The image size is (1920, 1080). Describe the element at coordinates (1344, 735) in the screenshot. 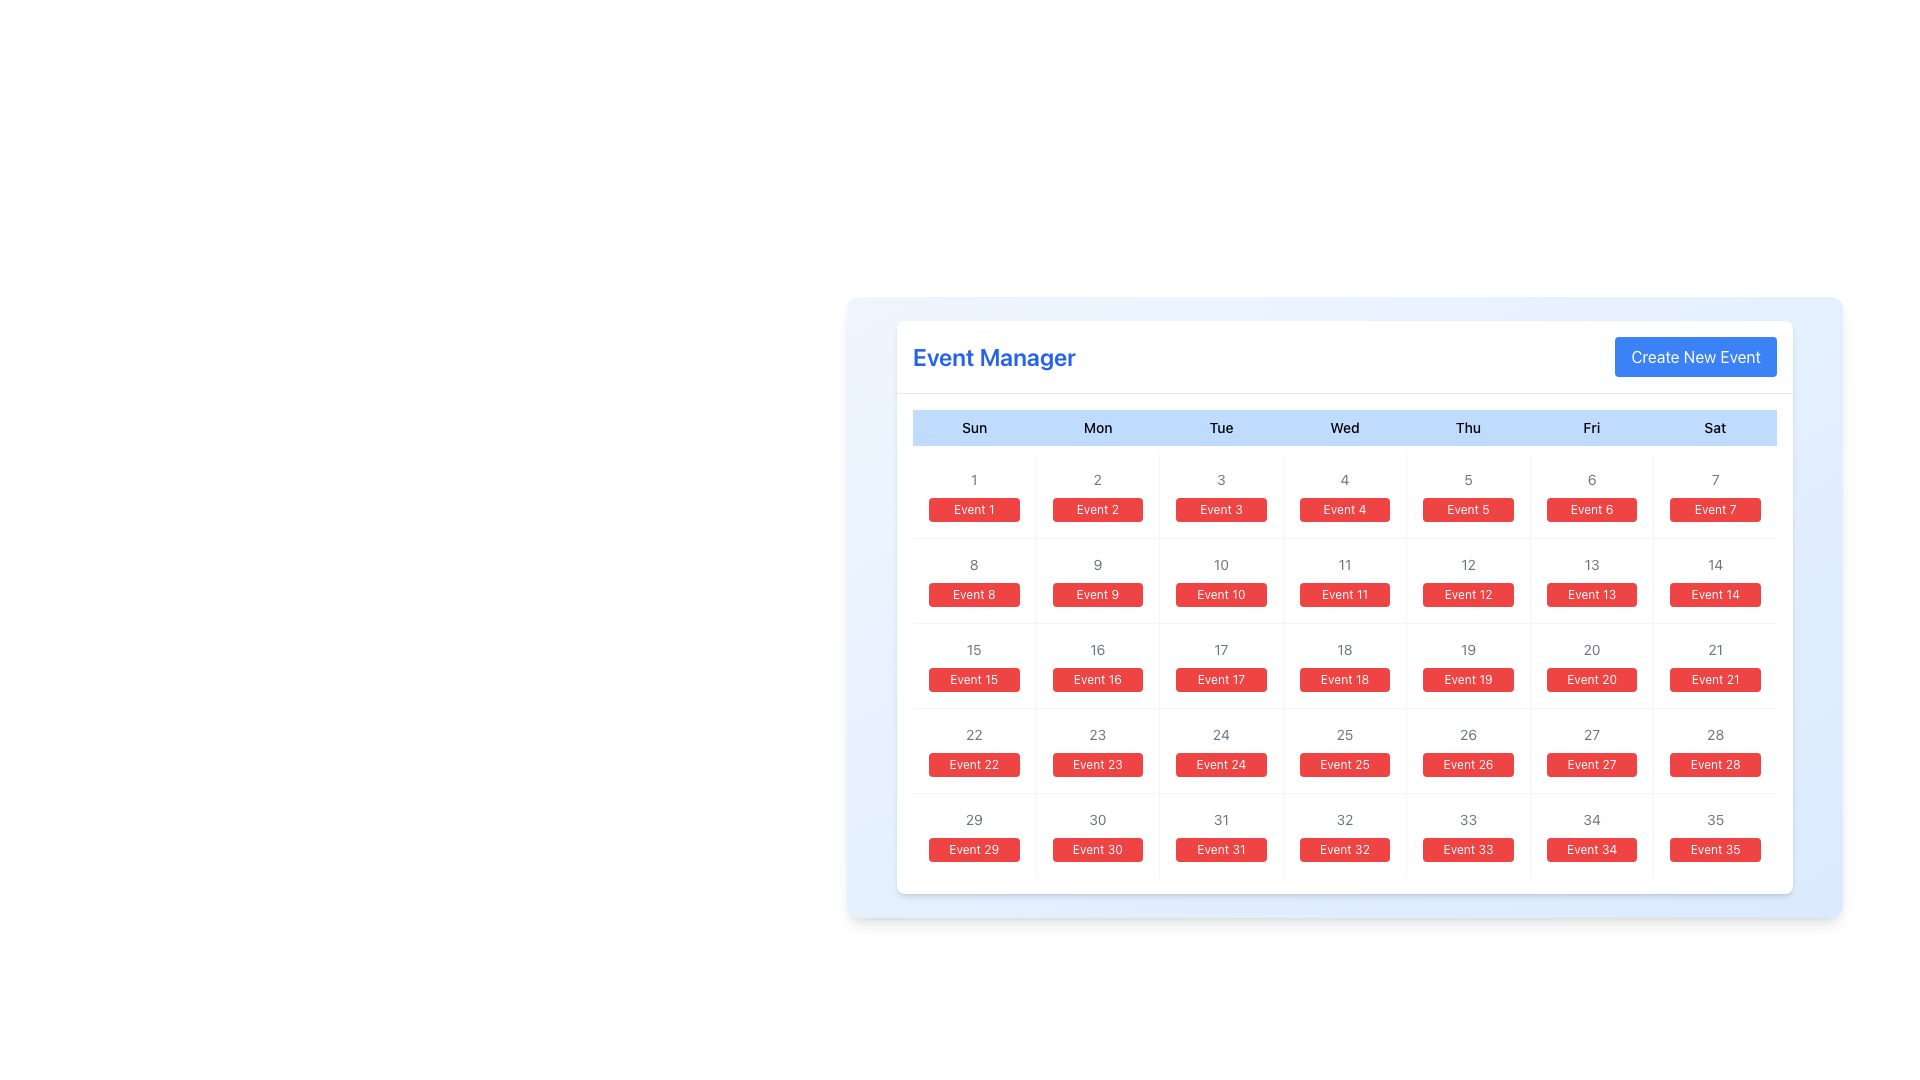

I see `the static text label indicating the day number '25' in the calendar, positioned in the fifth row and fourth column of the grid` at that location.